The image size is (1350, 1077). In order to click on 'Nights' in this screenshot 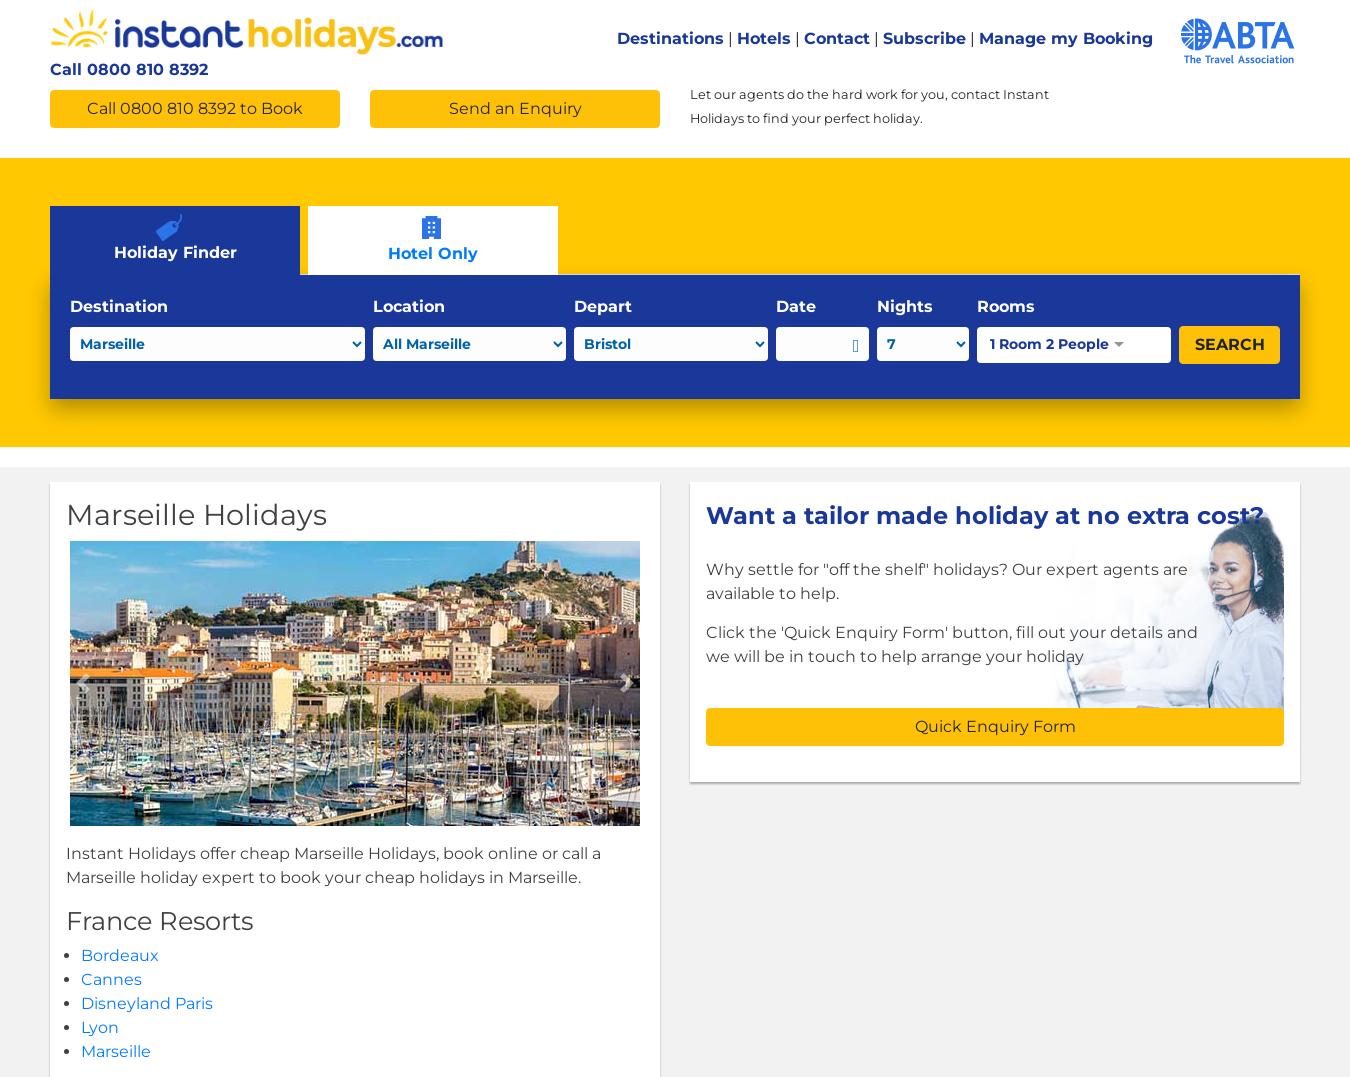, I will do `click(902, 305)`.